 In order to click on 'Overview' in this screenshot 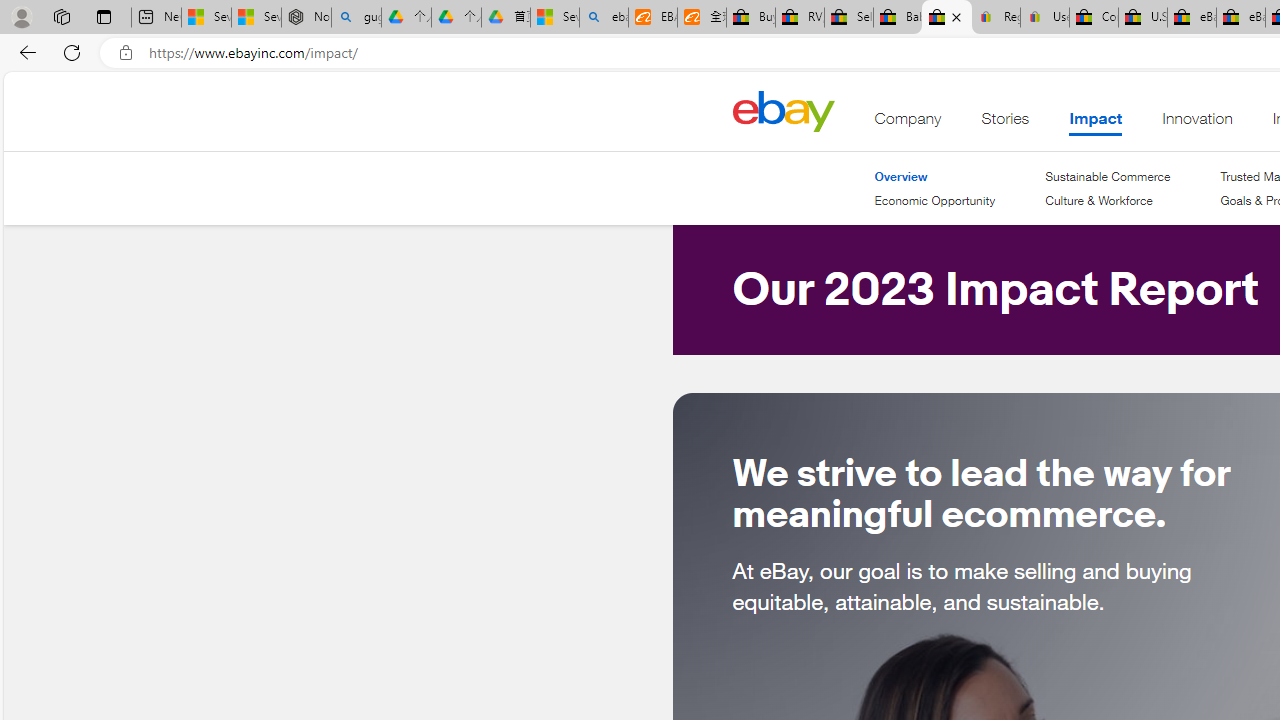, I will do `click(934, 176)`.